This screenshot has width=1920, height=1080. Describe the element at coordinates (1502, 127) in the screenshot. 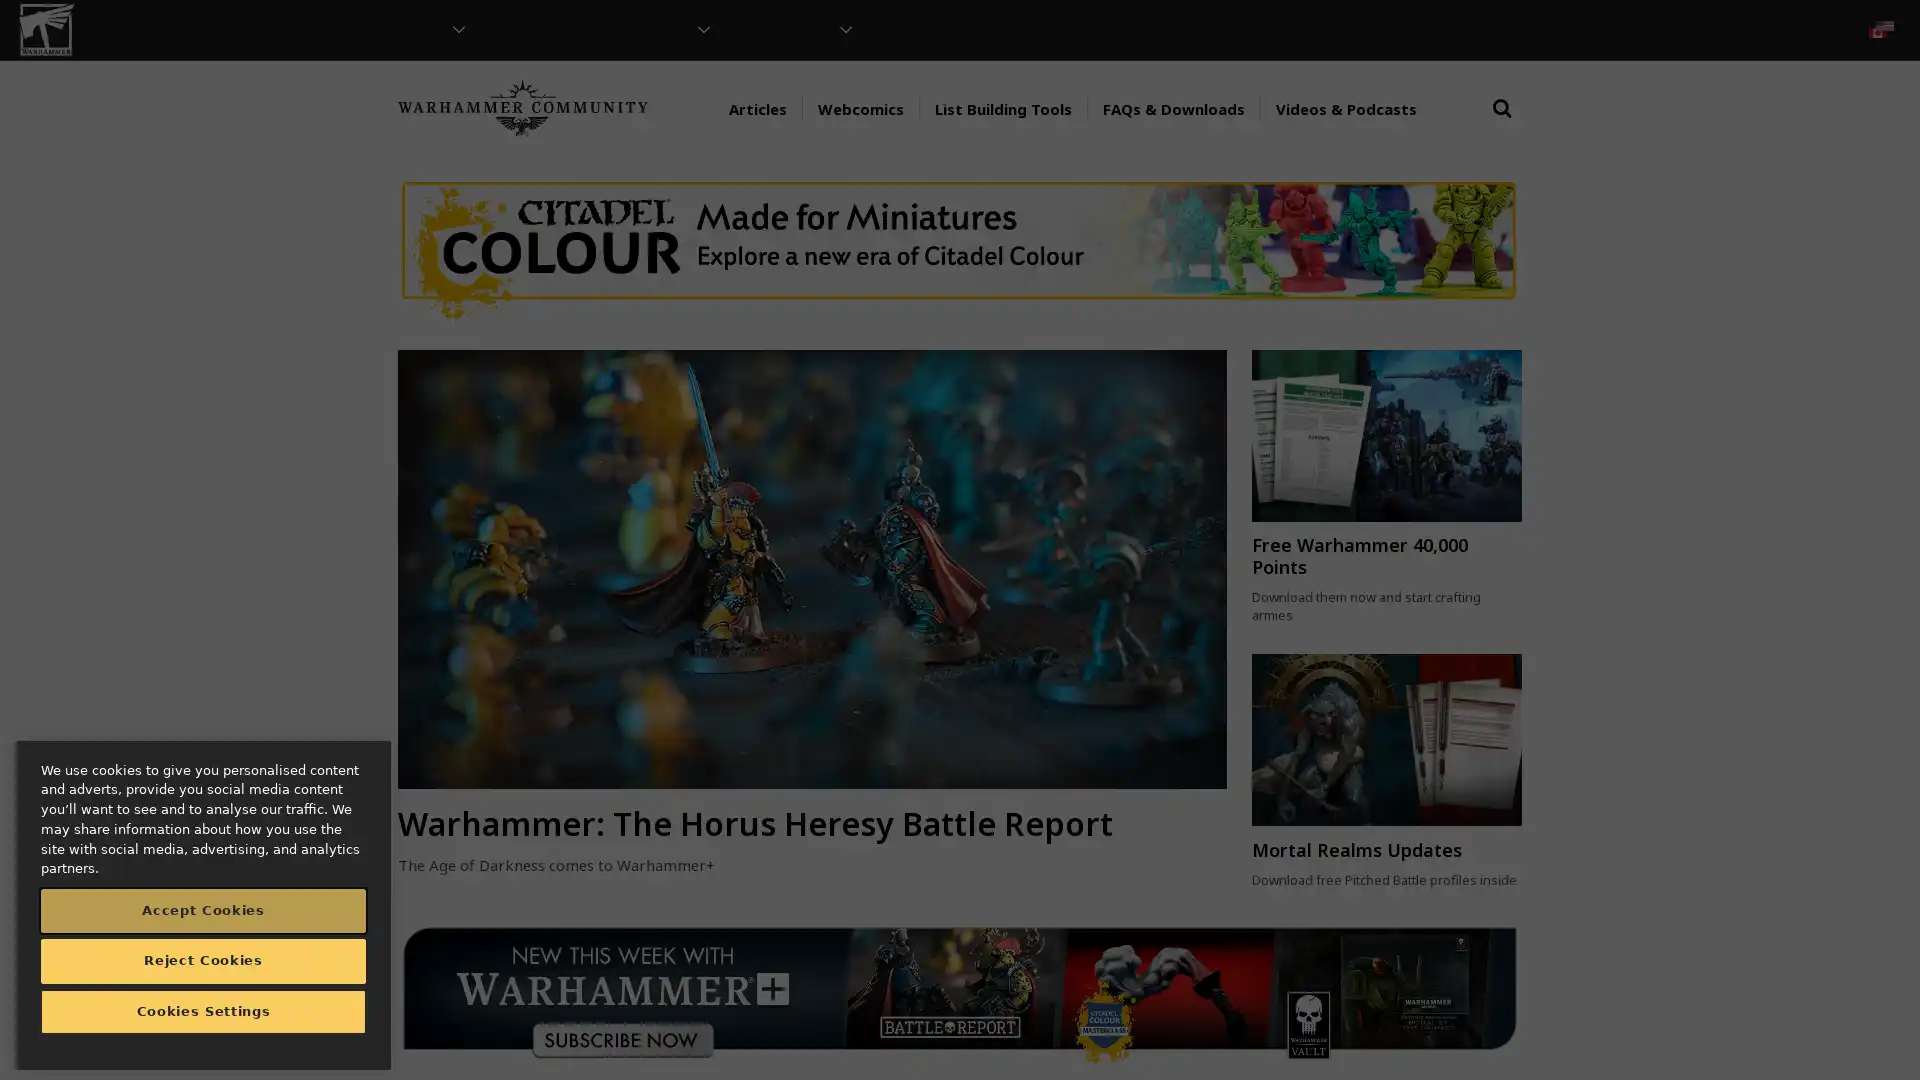

I see `Search` at that location.